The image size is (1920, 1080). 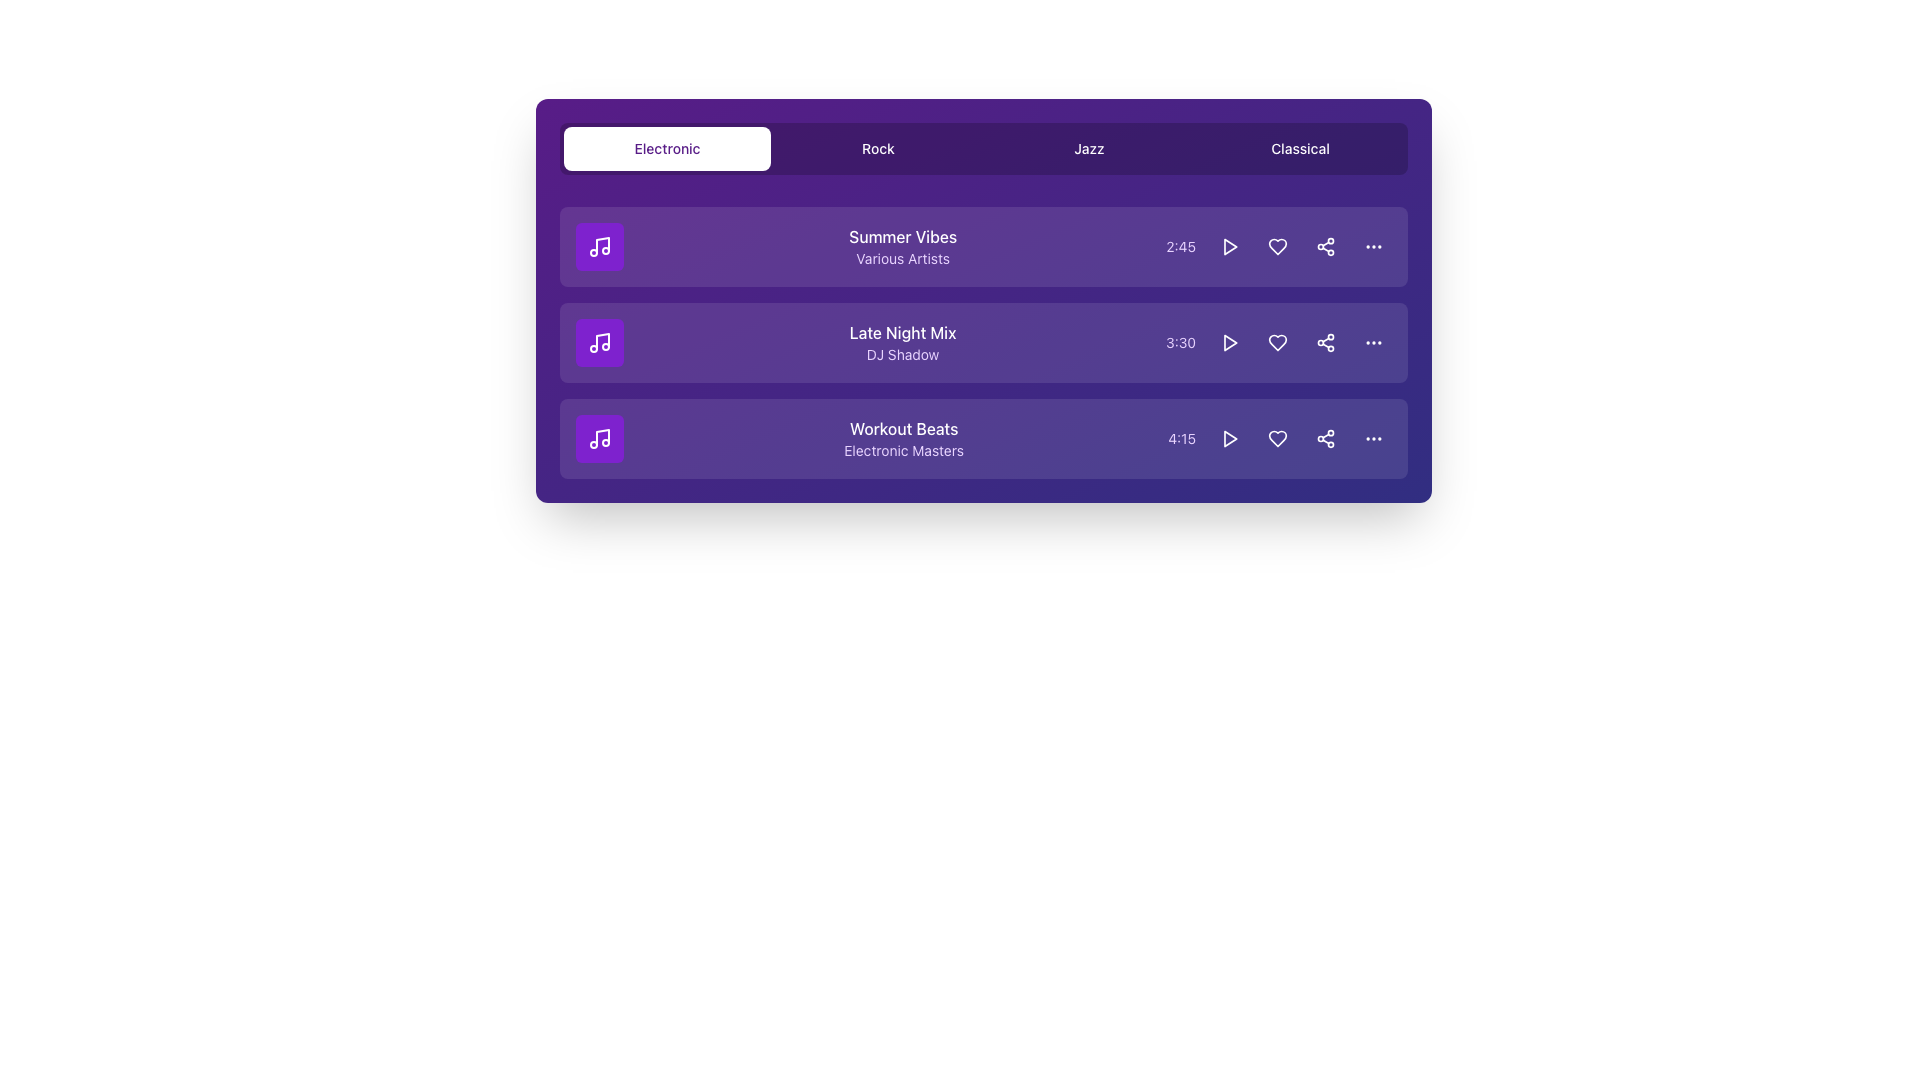 I want to click on the play button on the second song card in the playlist to play the song, so click(x=983, y=342).